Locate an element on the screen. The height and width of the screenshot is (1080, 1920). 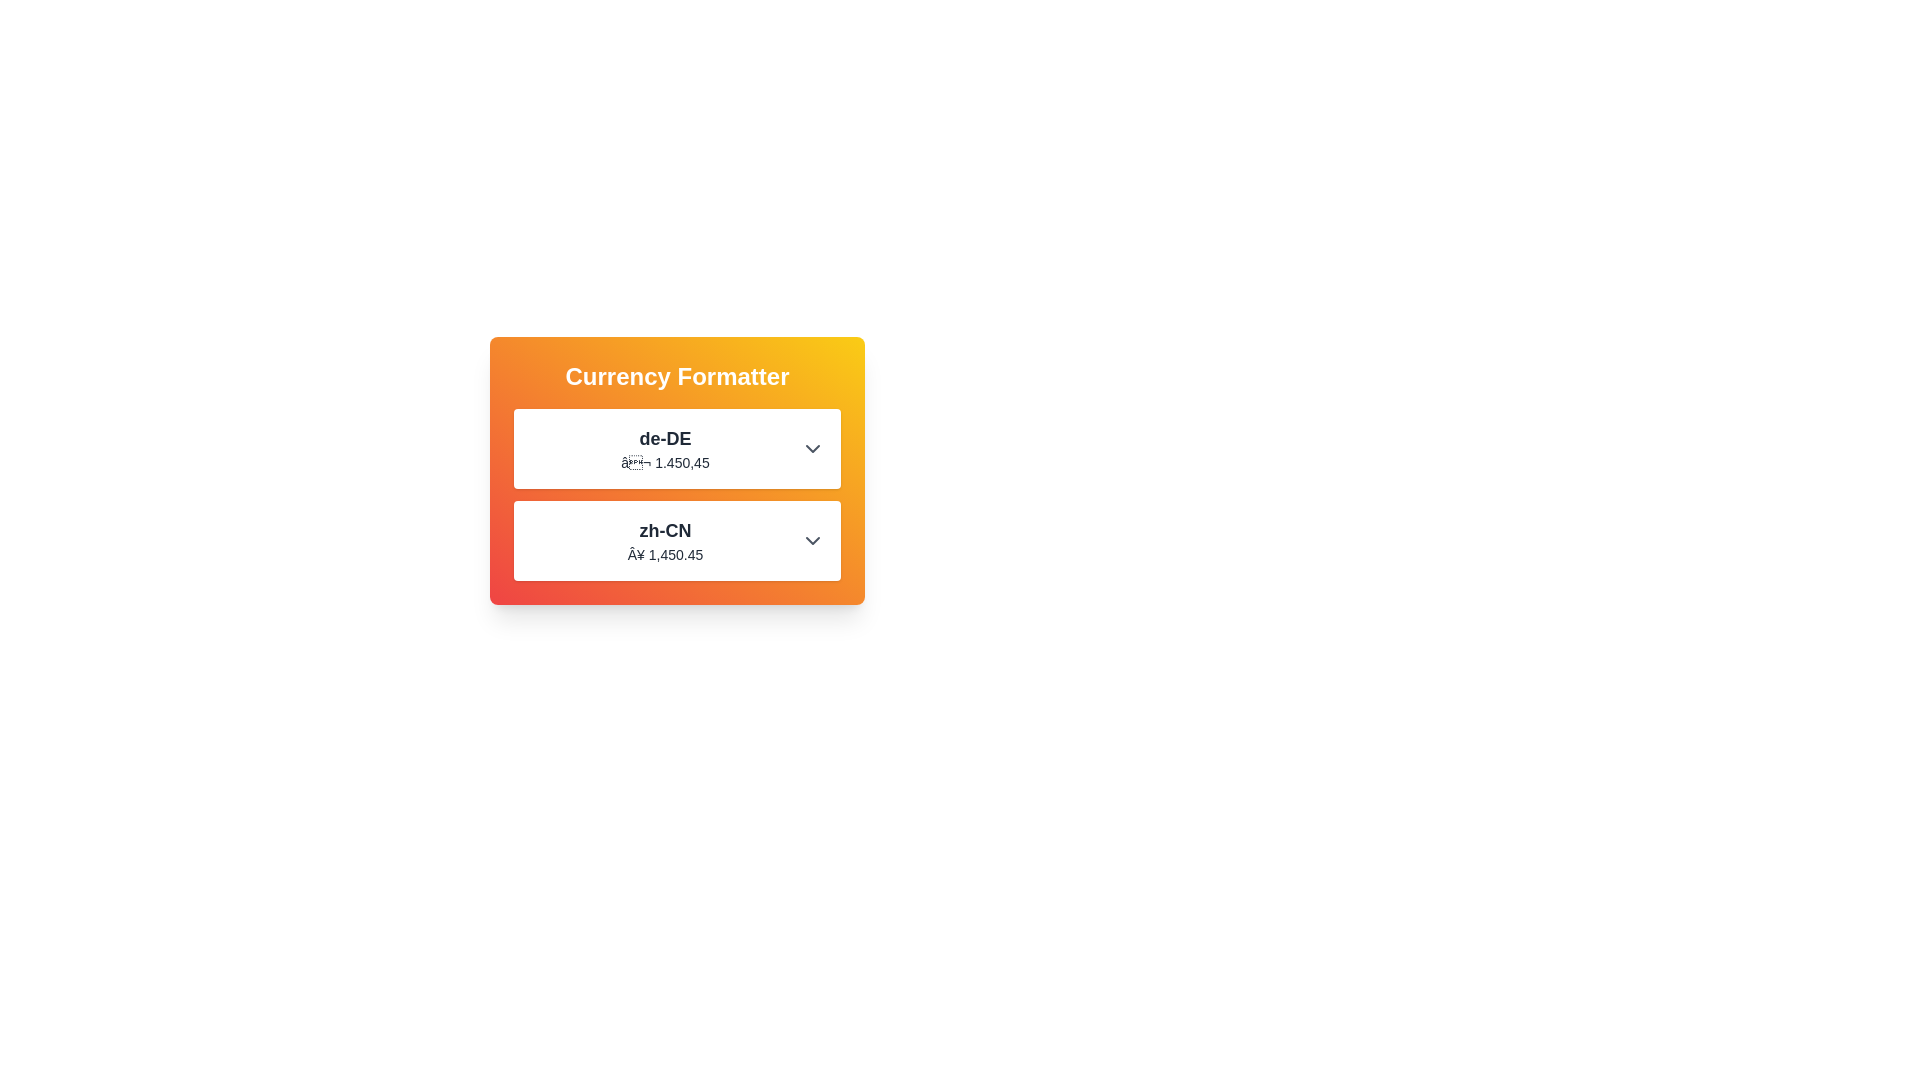
the chevron-down icon styled as an SVG graphic, which is located at the far right of the currency information block labeled 'zh-CN Â¥ 1,450.45.' is located at coordinates (812, 540).